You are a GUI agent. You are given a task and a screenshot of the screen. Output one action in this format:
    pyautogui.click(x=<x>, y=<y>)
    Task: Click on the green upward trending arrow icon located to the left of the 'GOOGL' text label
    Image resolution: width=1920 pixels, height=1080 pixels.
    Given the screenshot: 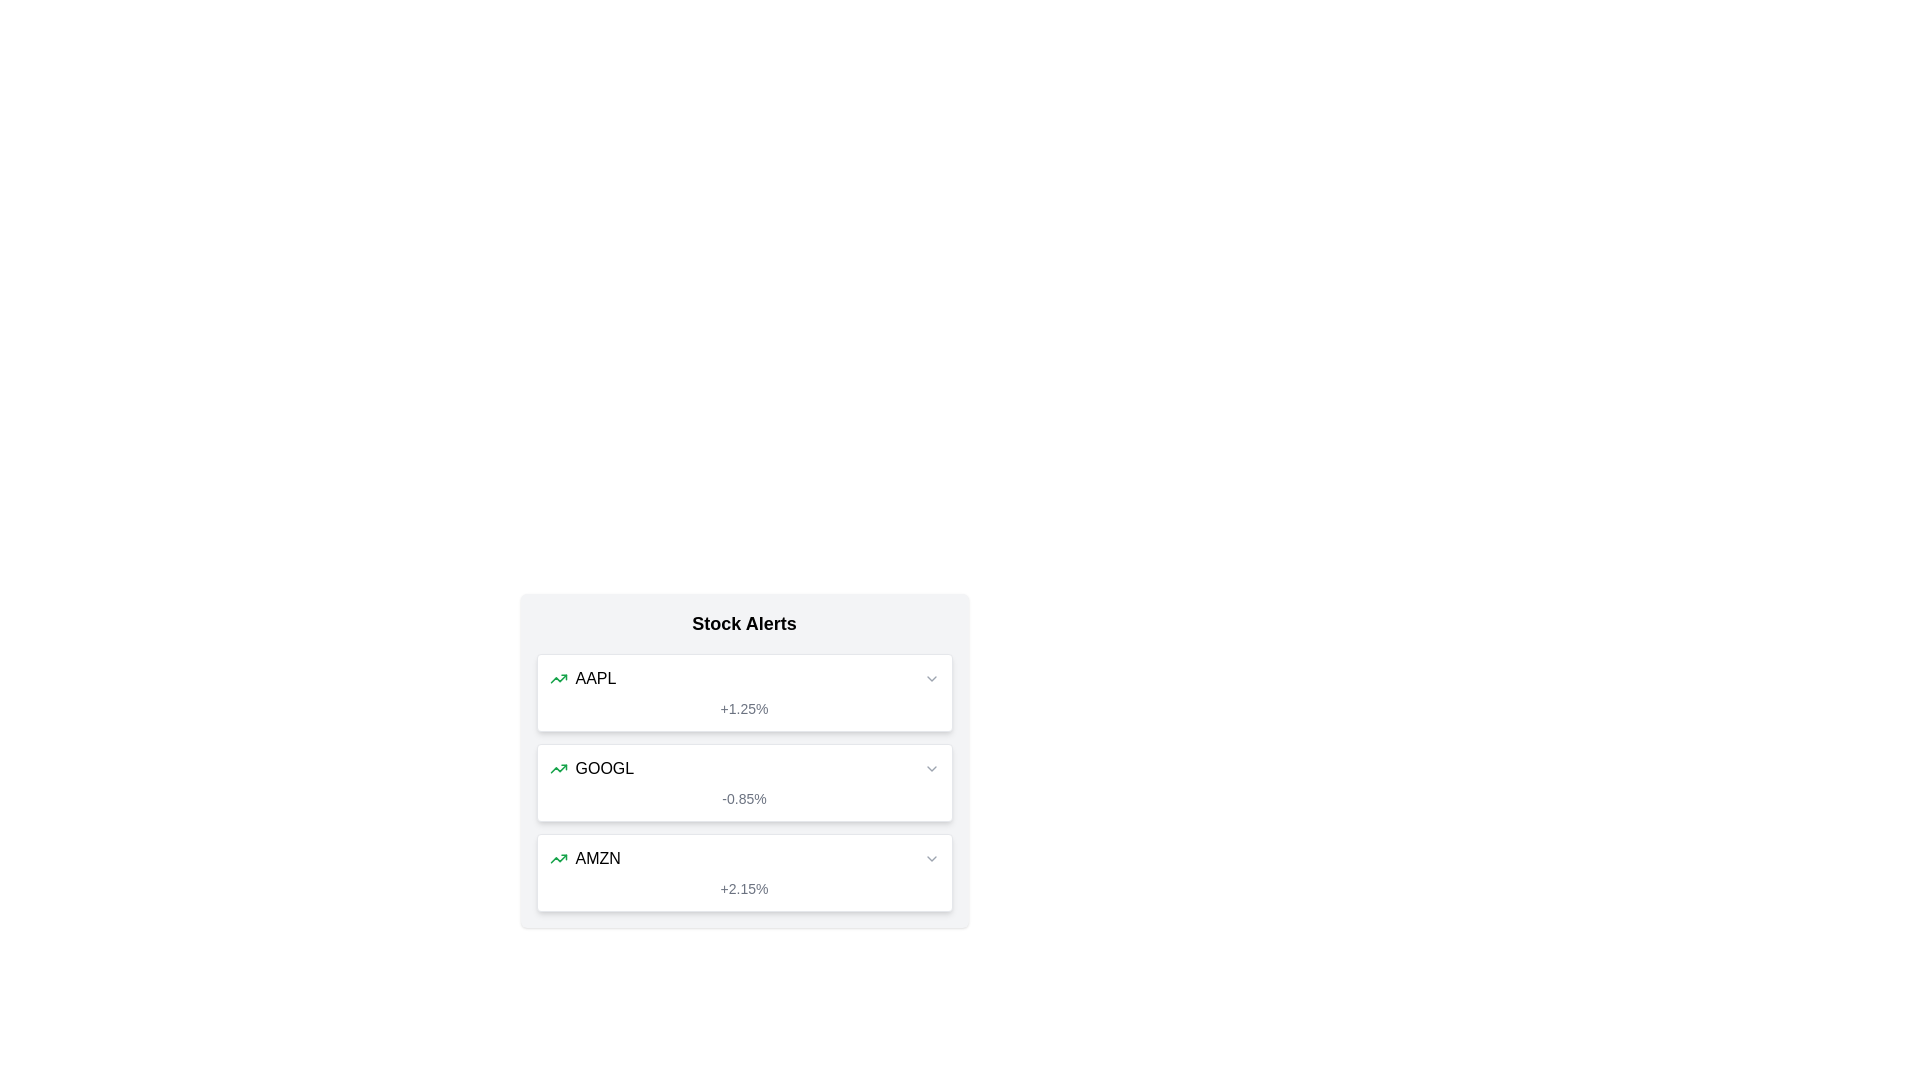 What is the action you would take?
    pyautogui.click(x=558, y=767)
    